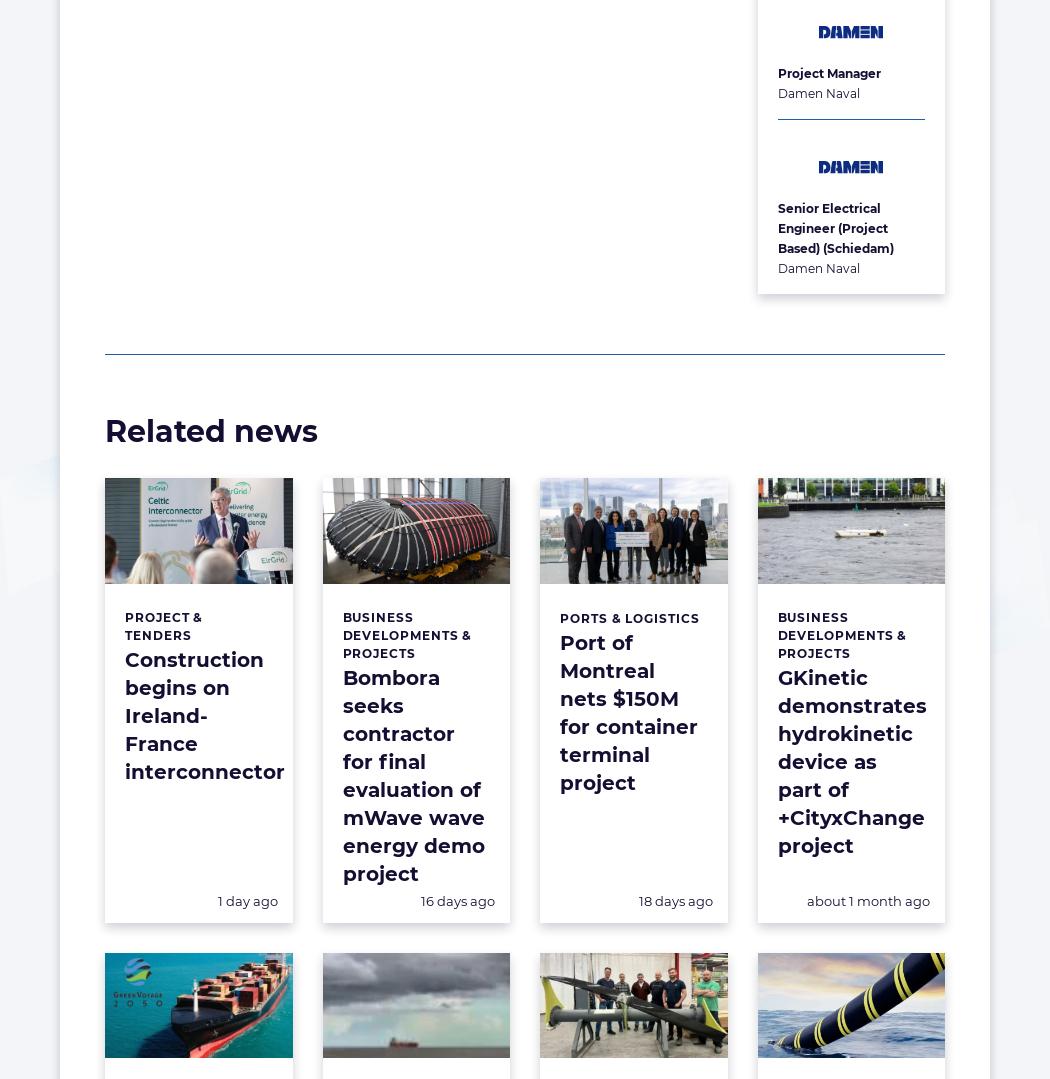 The image size is (1050, 1079). What do you see at coordinates (628, 711) in the screenshot?
I see `'Port of Montreal nets $150M for container terminal project'` at bounding box center [628, 711].